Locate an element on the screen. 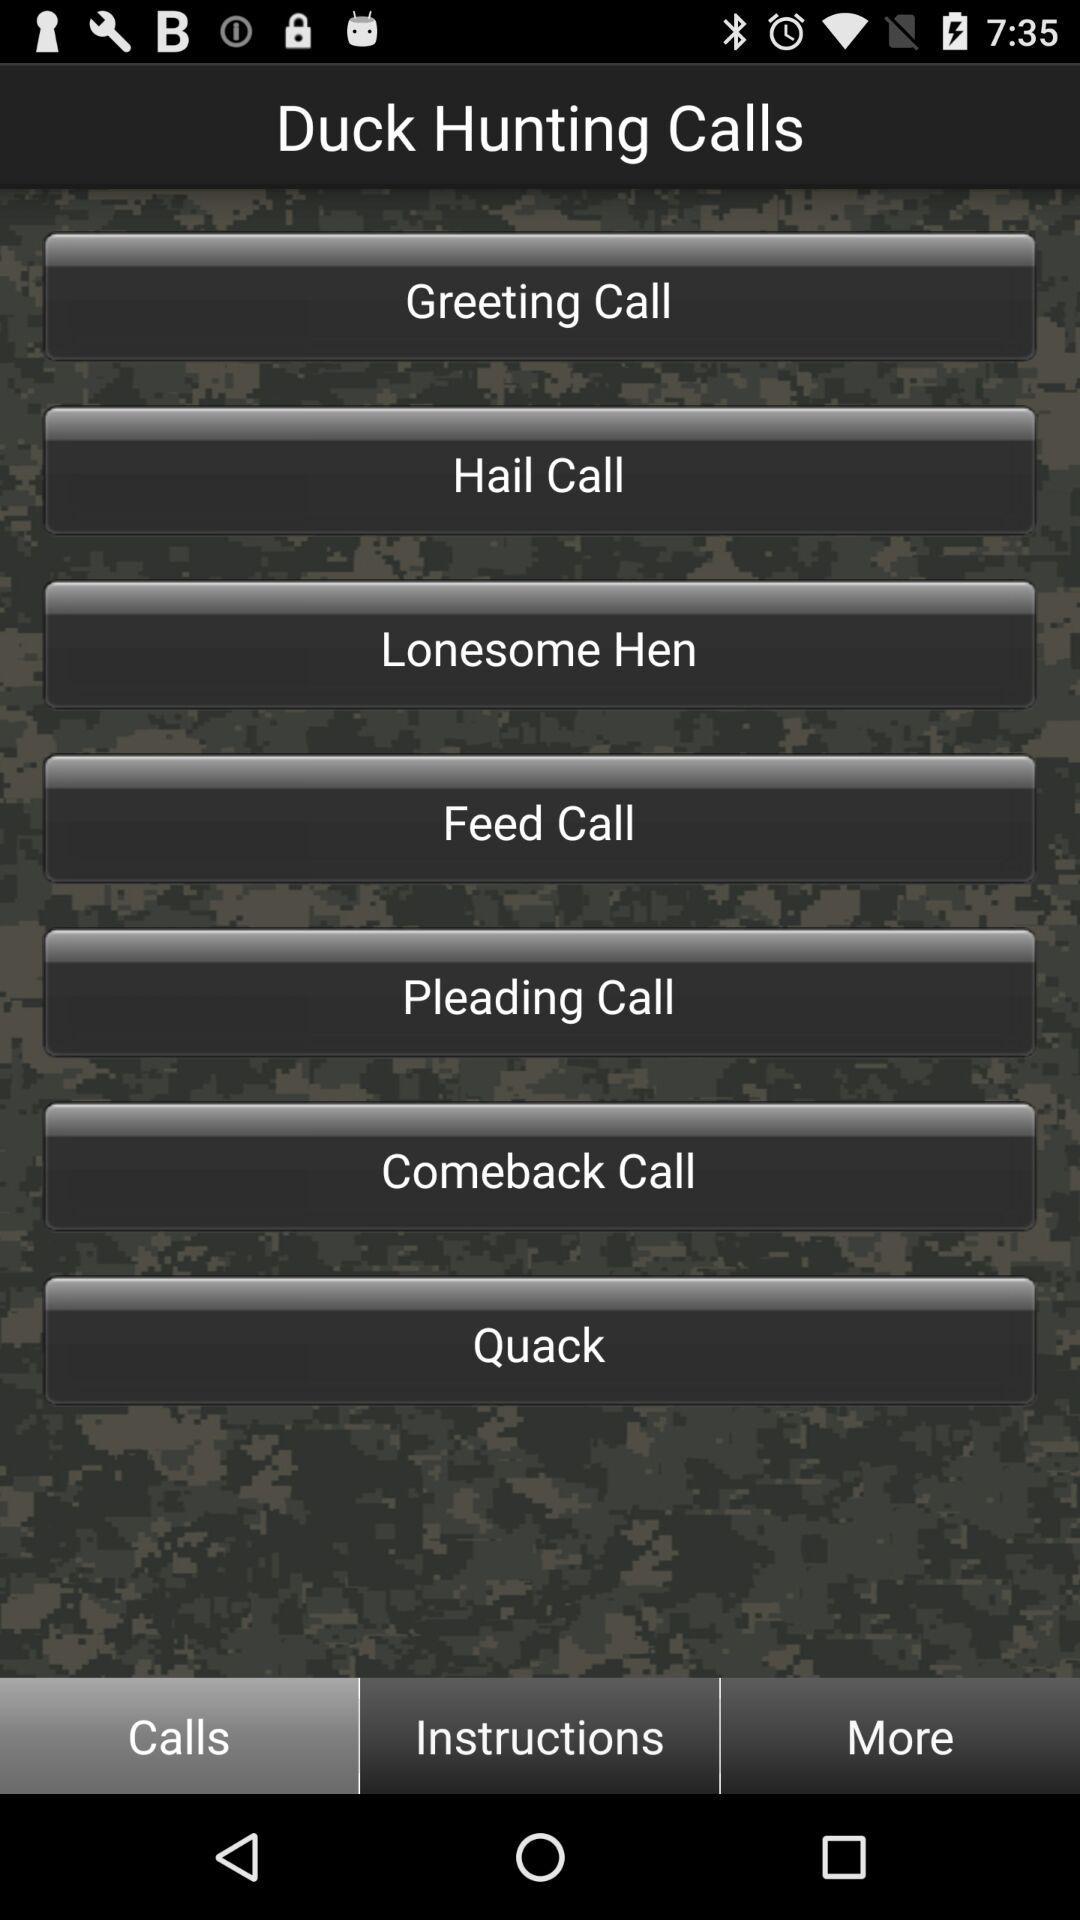  icon above feed call button is located at coordinates (540, 644).